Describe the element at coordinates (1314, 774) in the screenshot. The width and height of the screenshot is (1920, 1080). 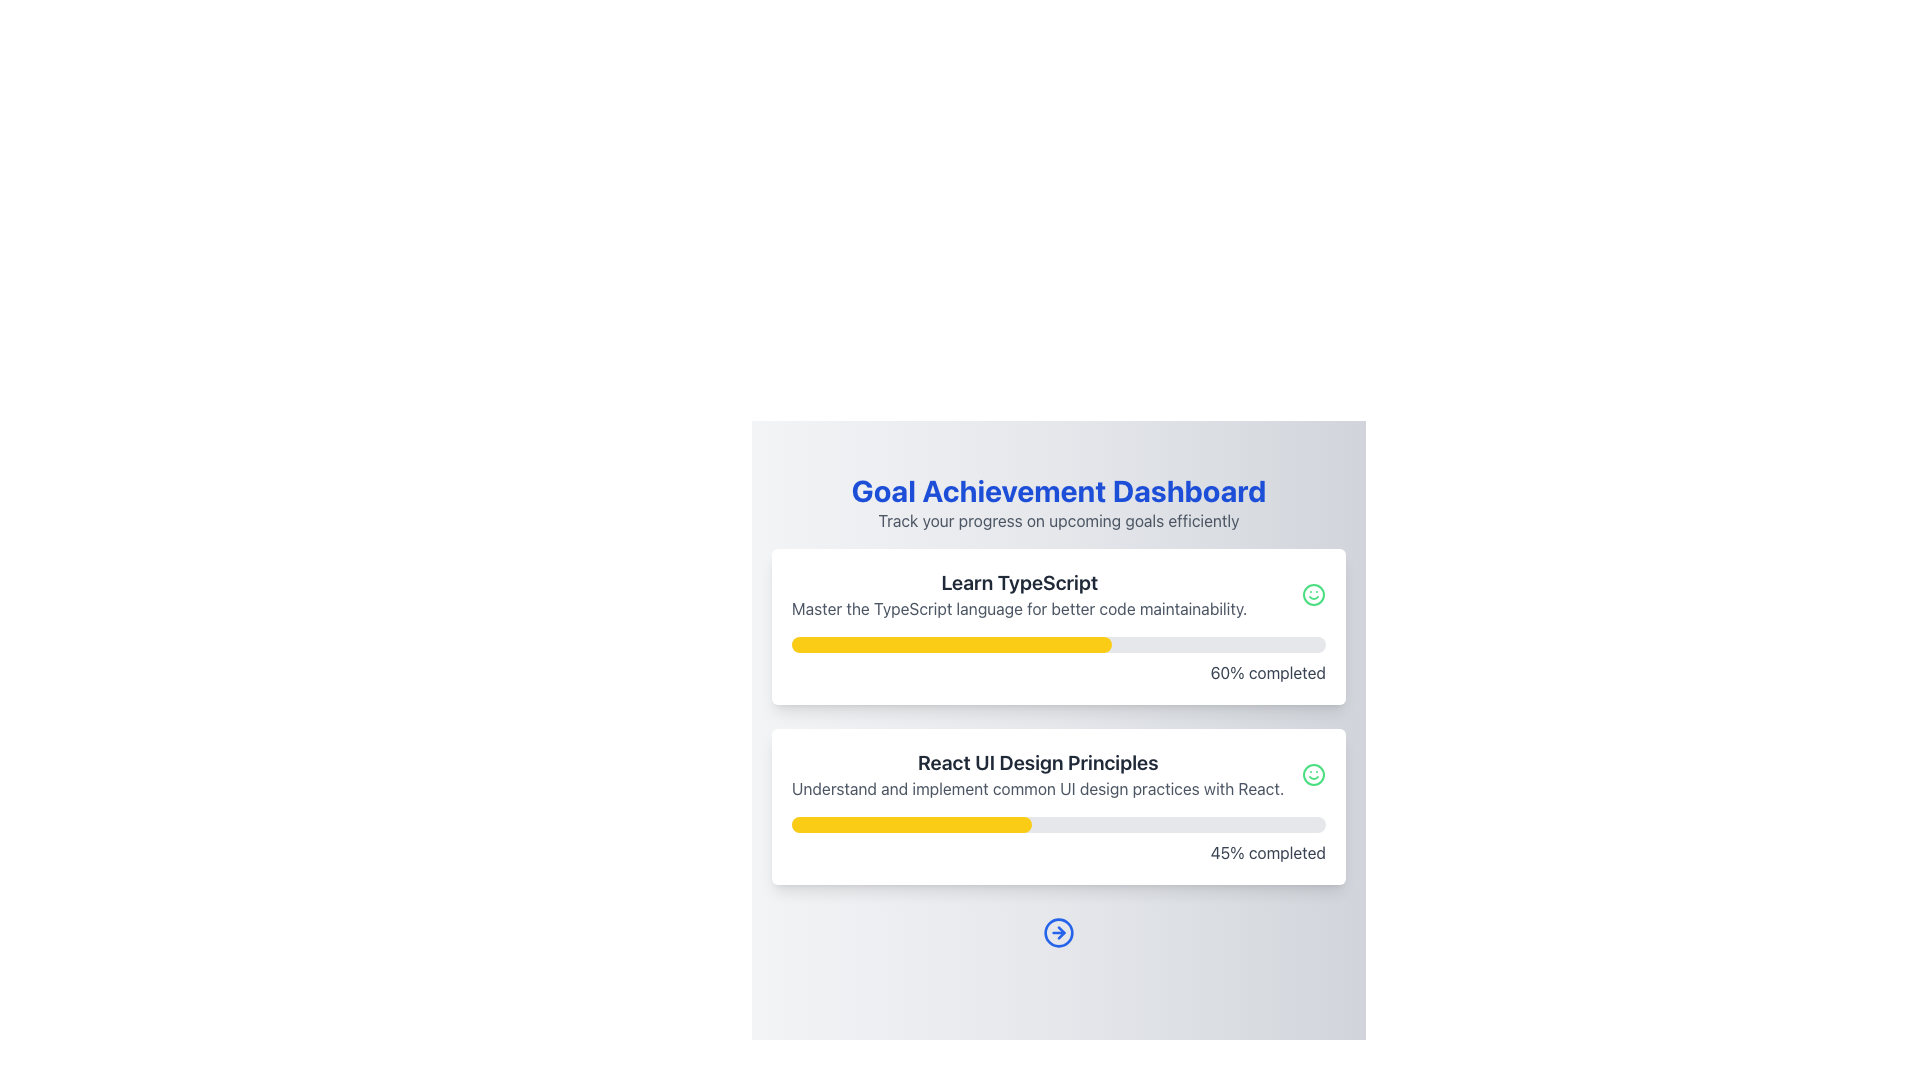
I see `the small circular green smiling face icon located to the right of the text 'React UI Design Principles' within the card` at that location.